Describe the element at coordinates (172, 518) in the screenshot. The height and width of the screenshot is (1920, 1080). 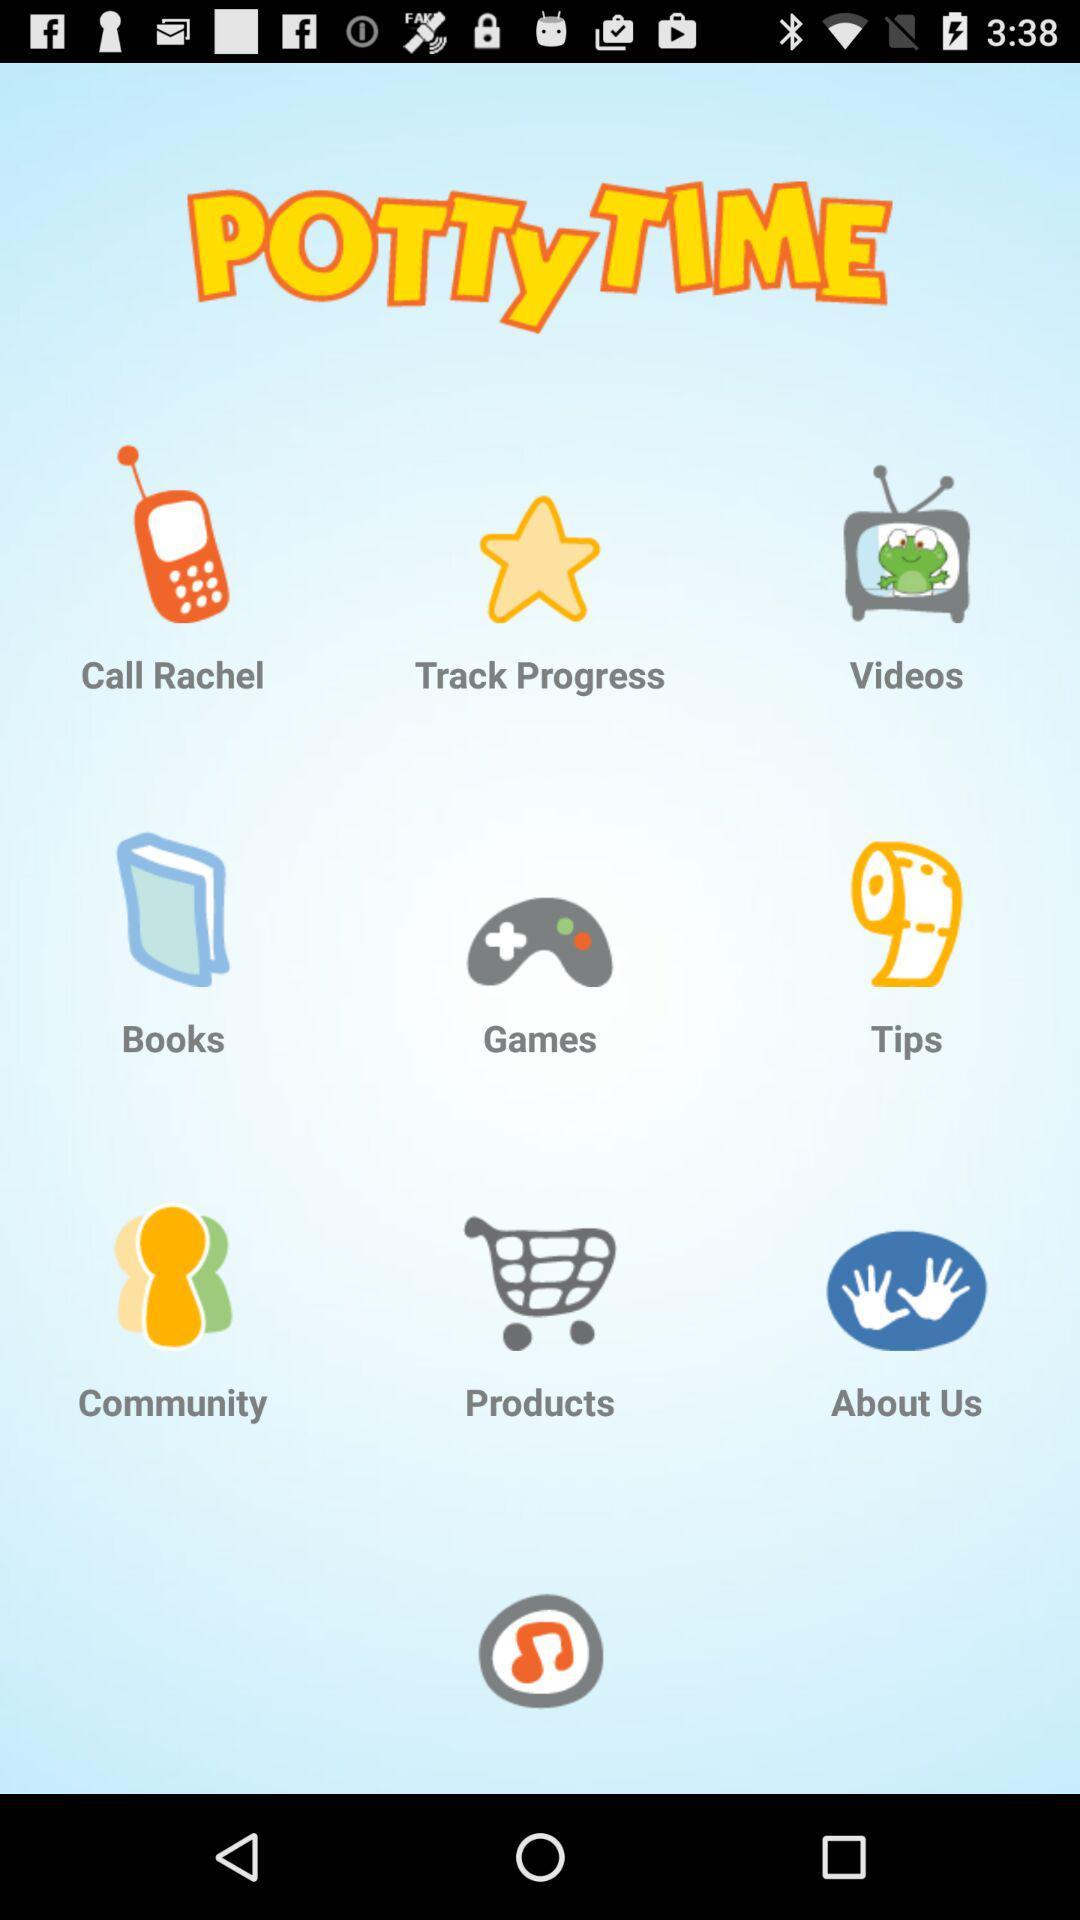
I see `the app above the call rachel app` at that location.